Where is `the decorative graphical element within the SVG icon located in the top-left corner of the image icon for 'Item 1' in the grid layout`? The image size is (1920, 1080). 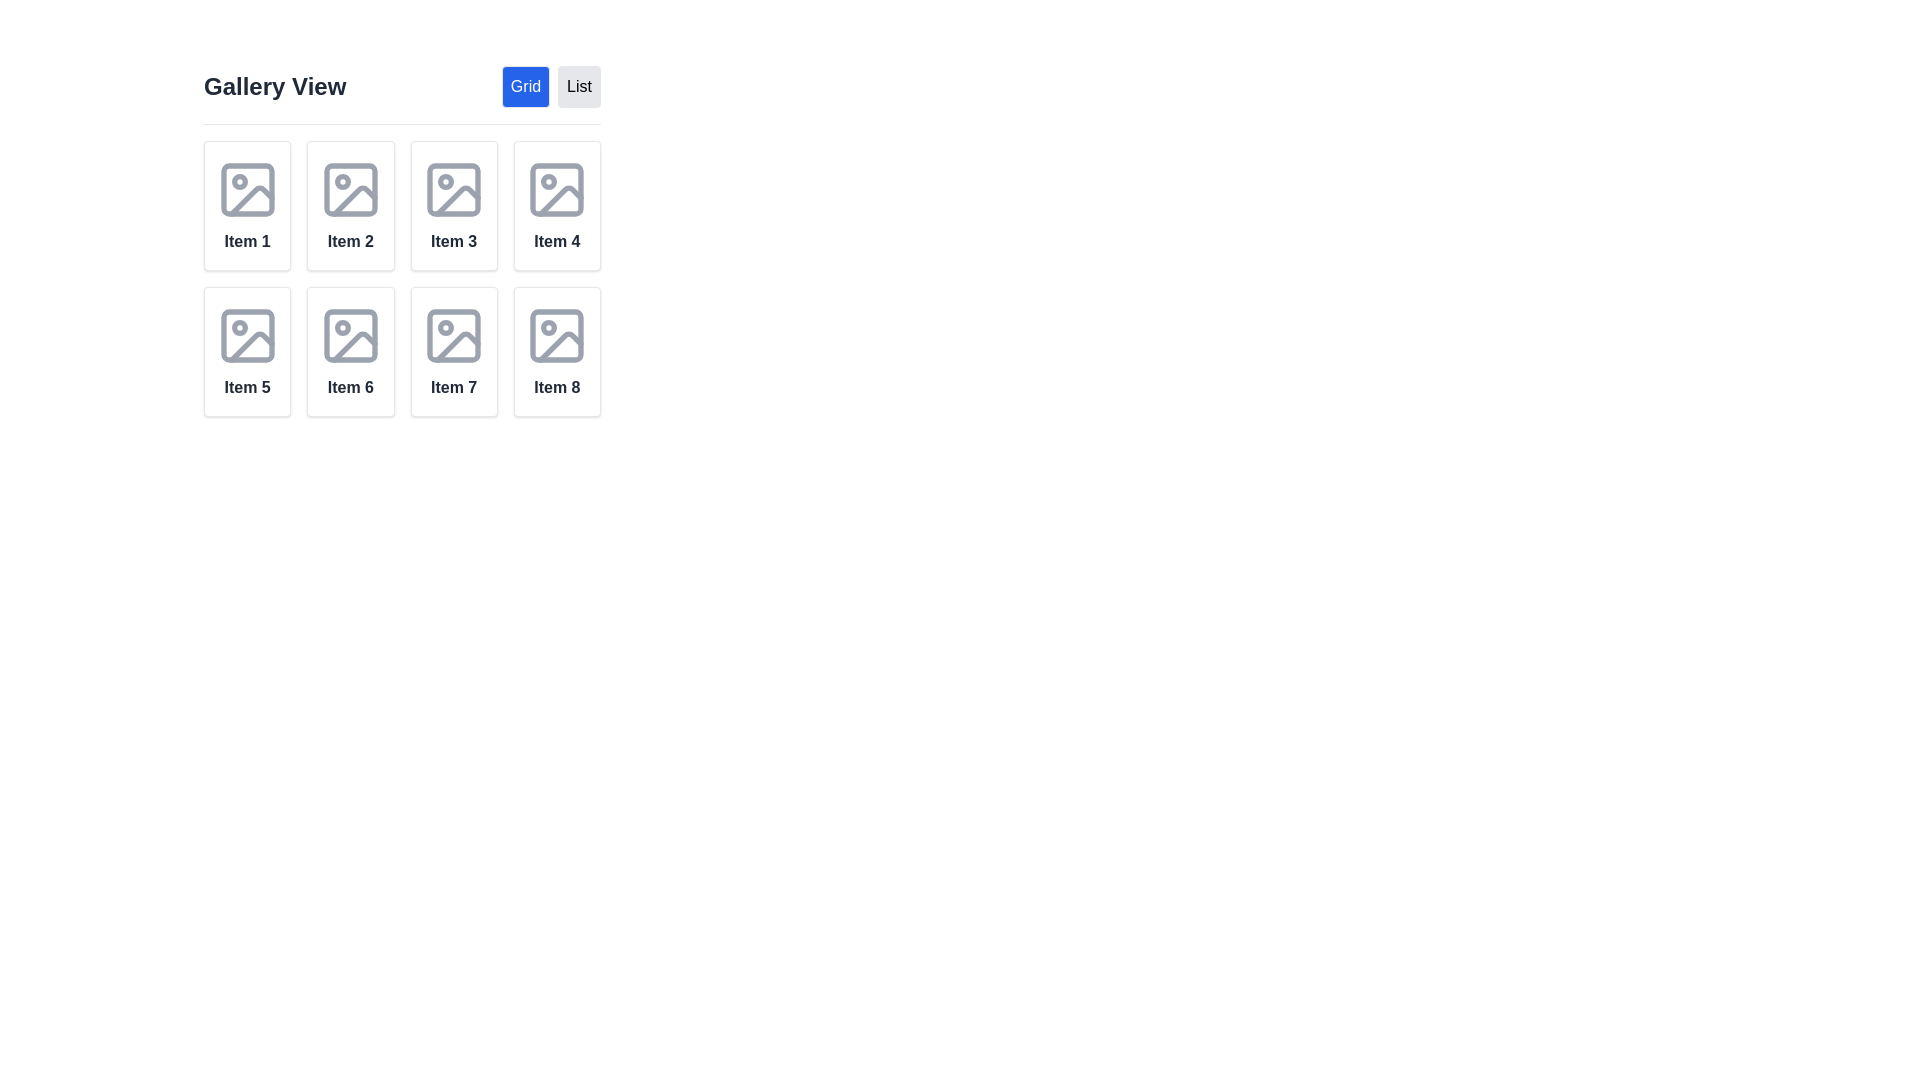
the decorative graphical element within the SVG icon located in the top-left corner of the image icon for 'Item 1' in the grid layout is located at coordinates (246, 189).